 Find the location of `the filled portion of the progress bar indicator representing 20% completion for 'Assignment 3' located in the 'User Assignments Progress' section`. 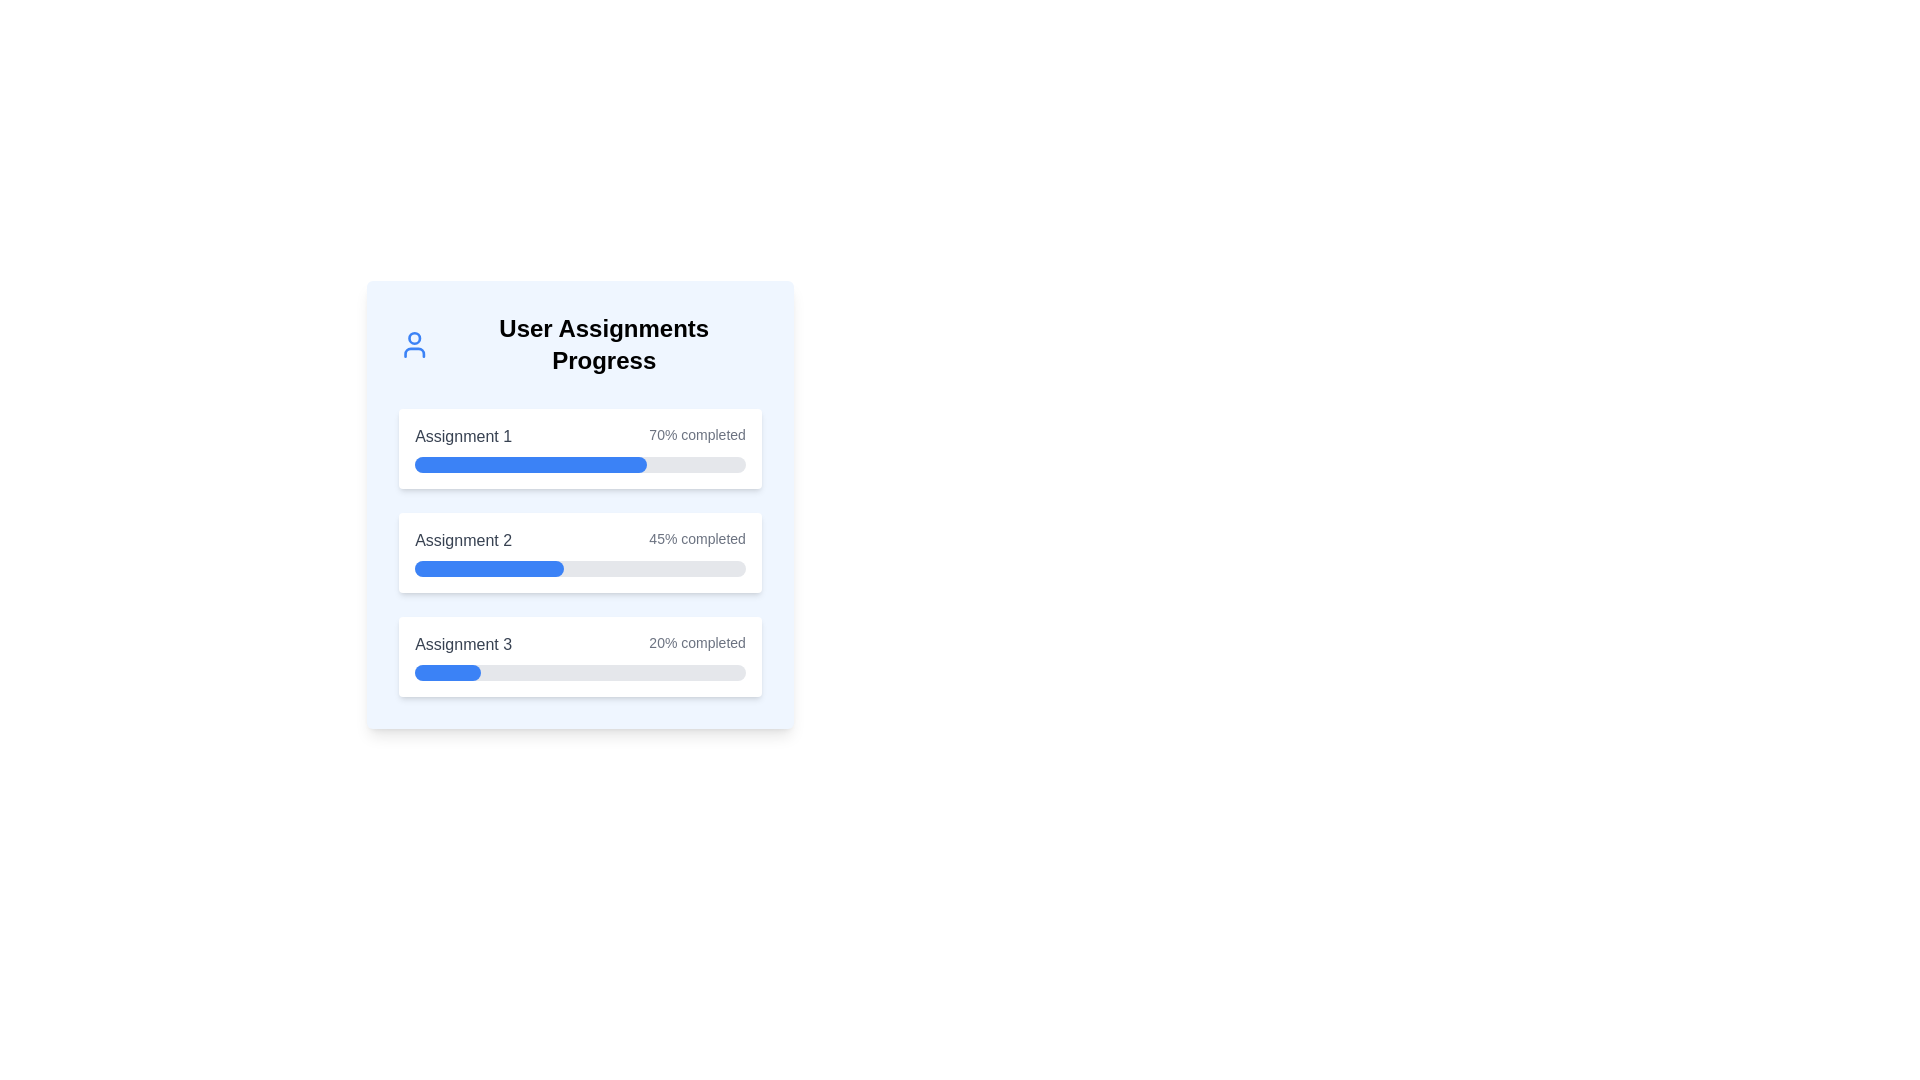

the filled portion of the progress bar indicator representing 20% completion for 'Assignment 3' located in the 'User Assignments Progress' section is located at coordinates (447, 672).